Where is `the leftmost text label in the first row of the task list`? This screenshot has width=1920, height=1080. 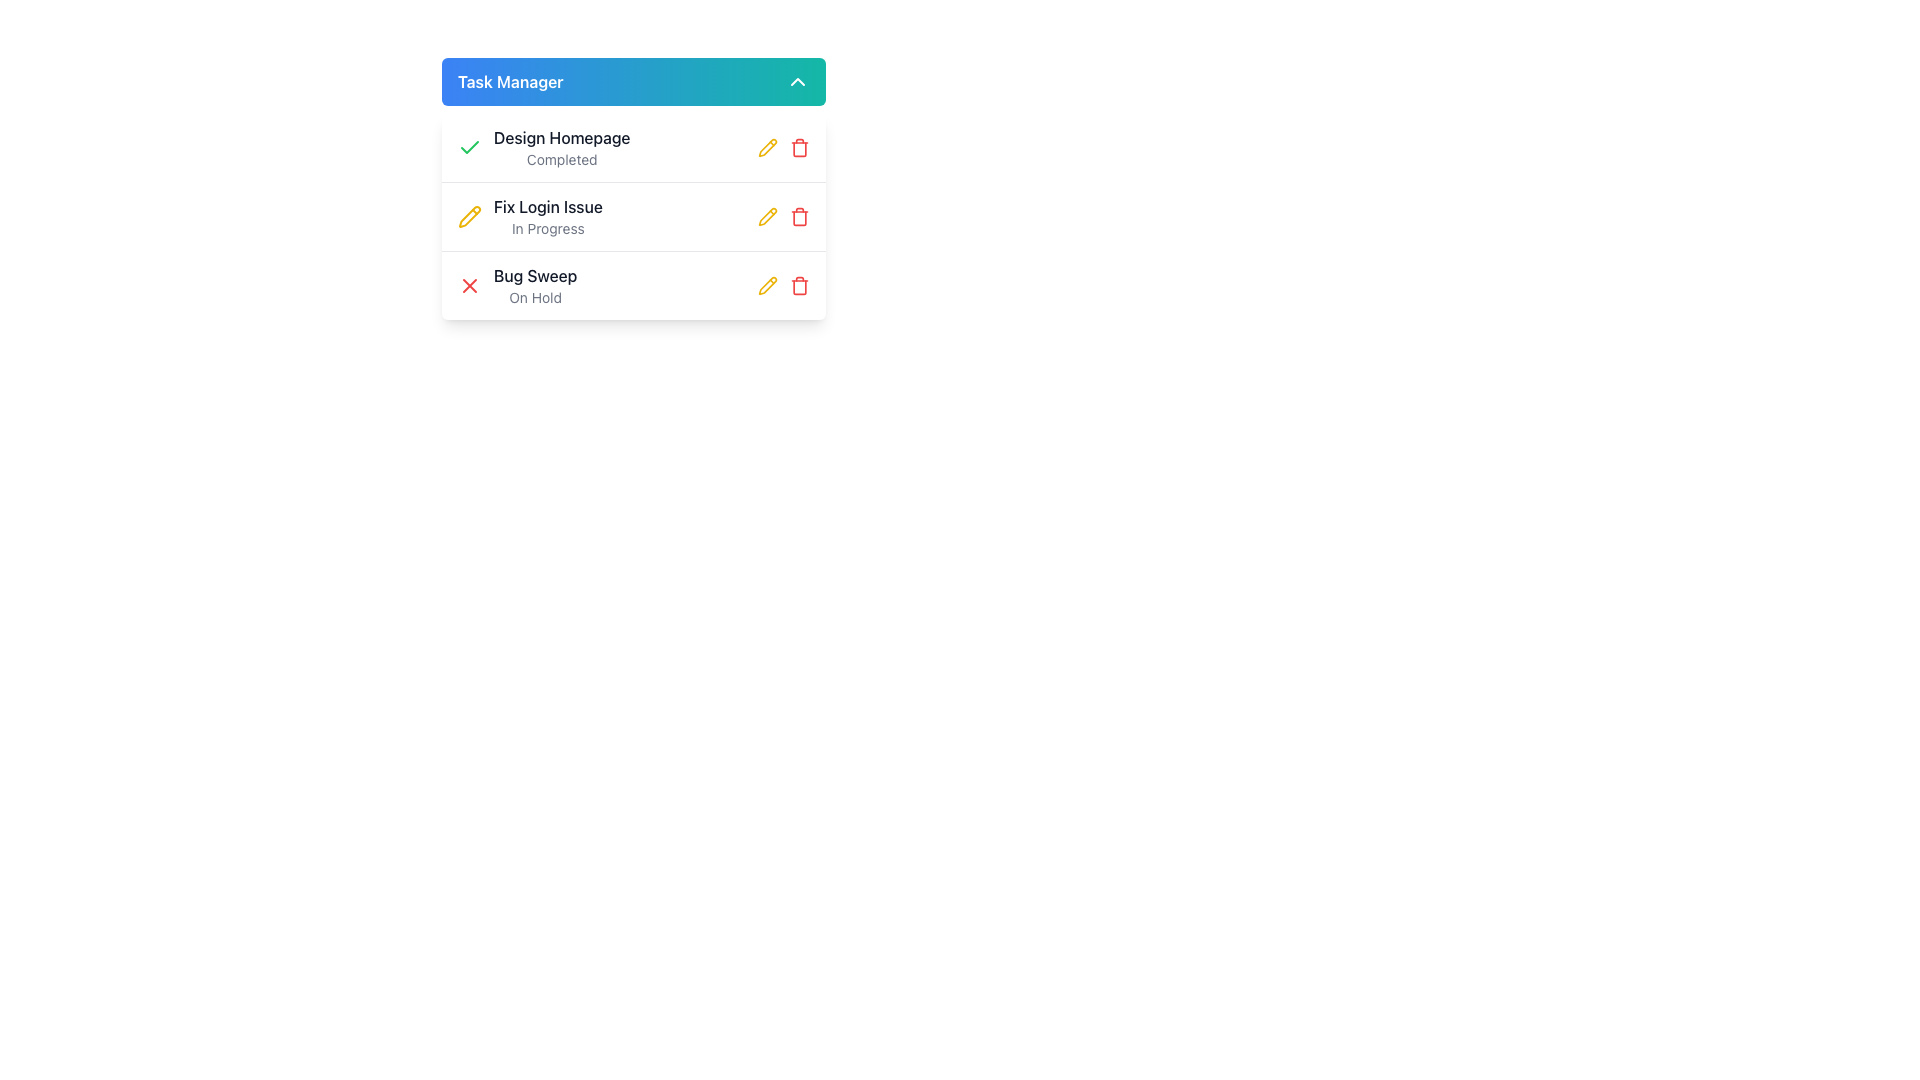 the leftmost text label in the first row of the task list is located at coordinates (560, 137).